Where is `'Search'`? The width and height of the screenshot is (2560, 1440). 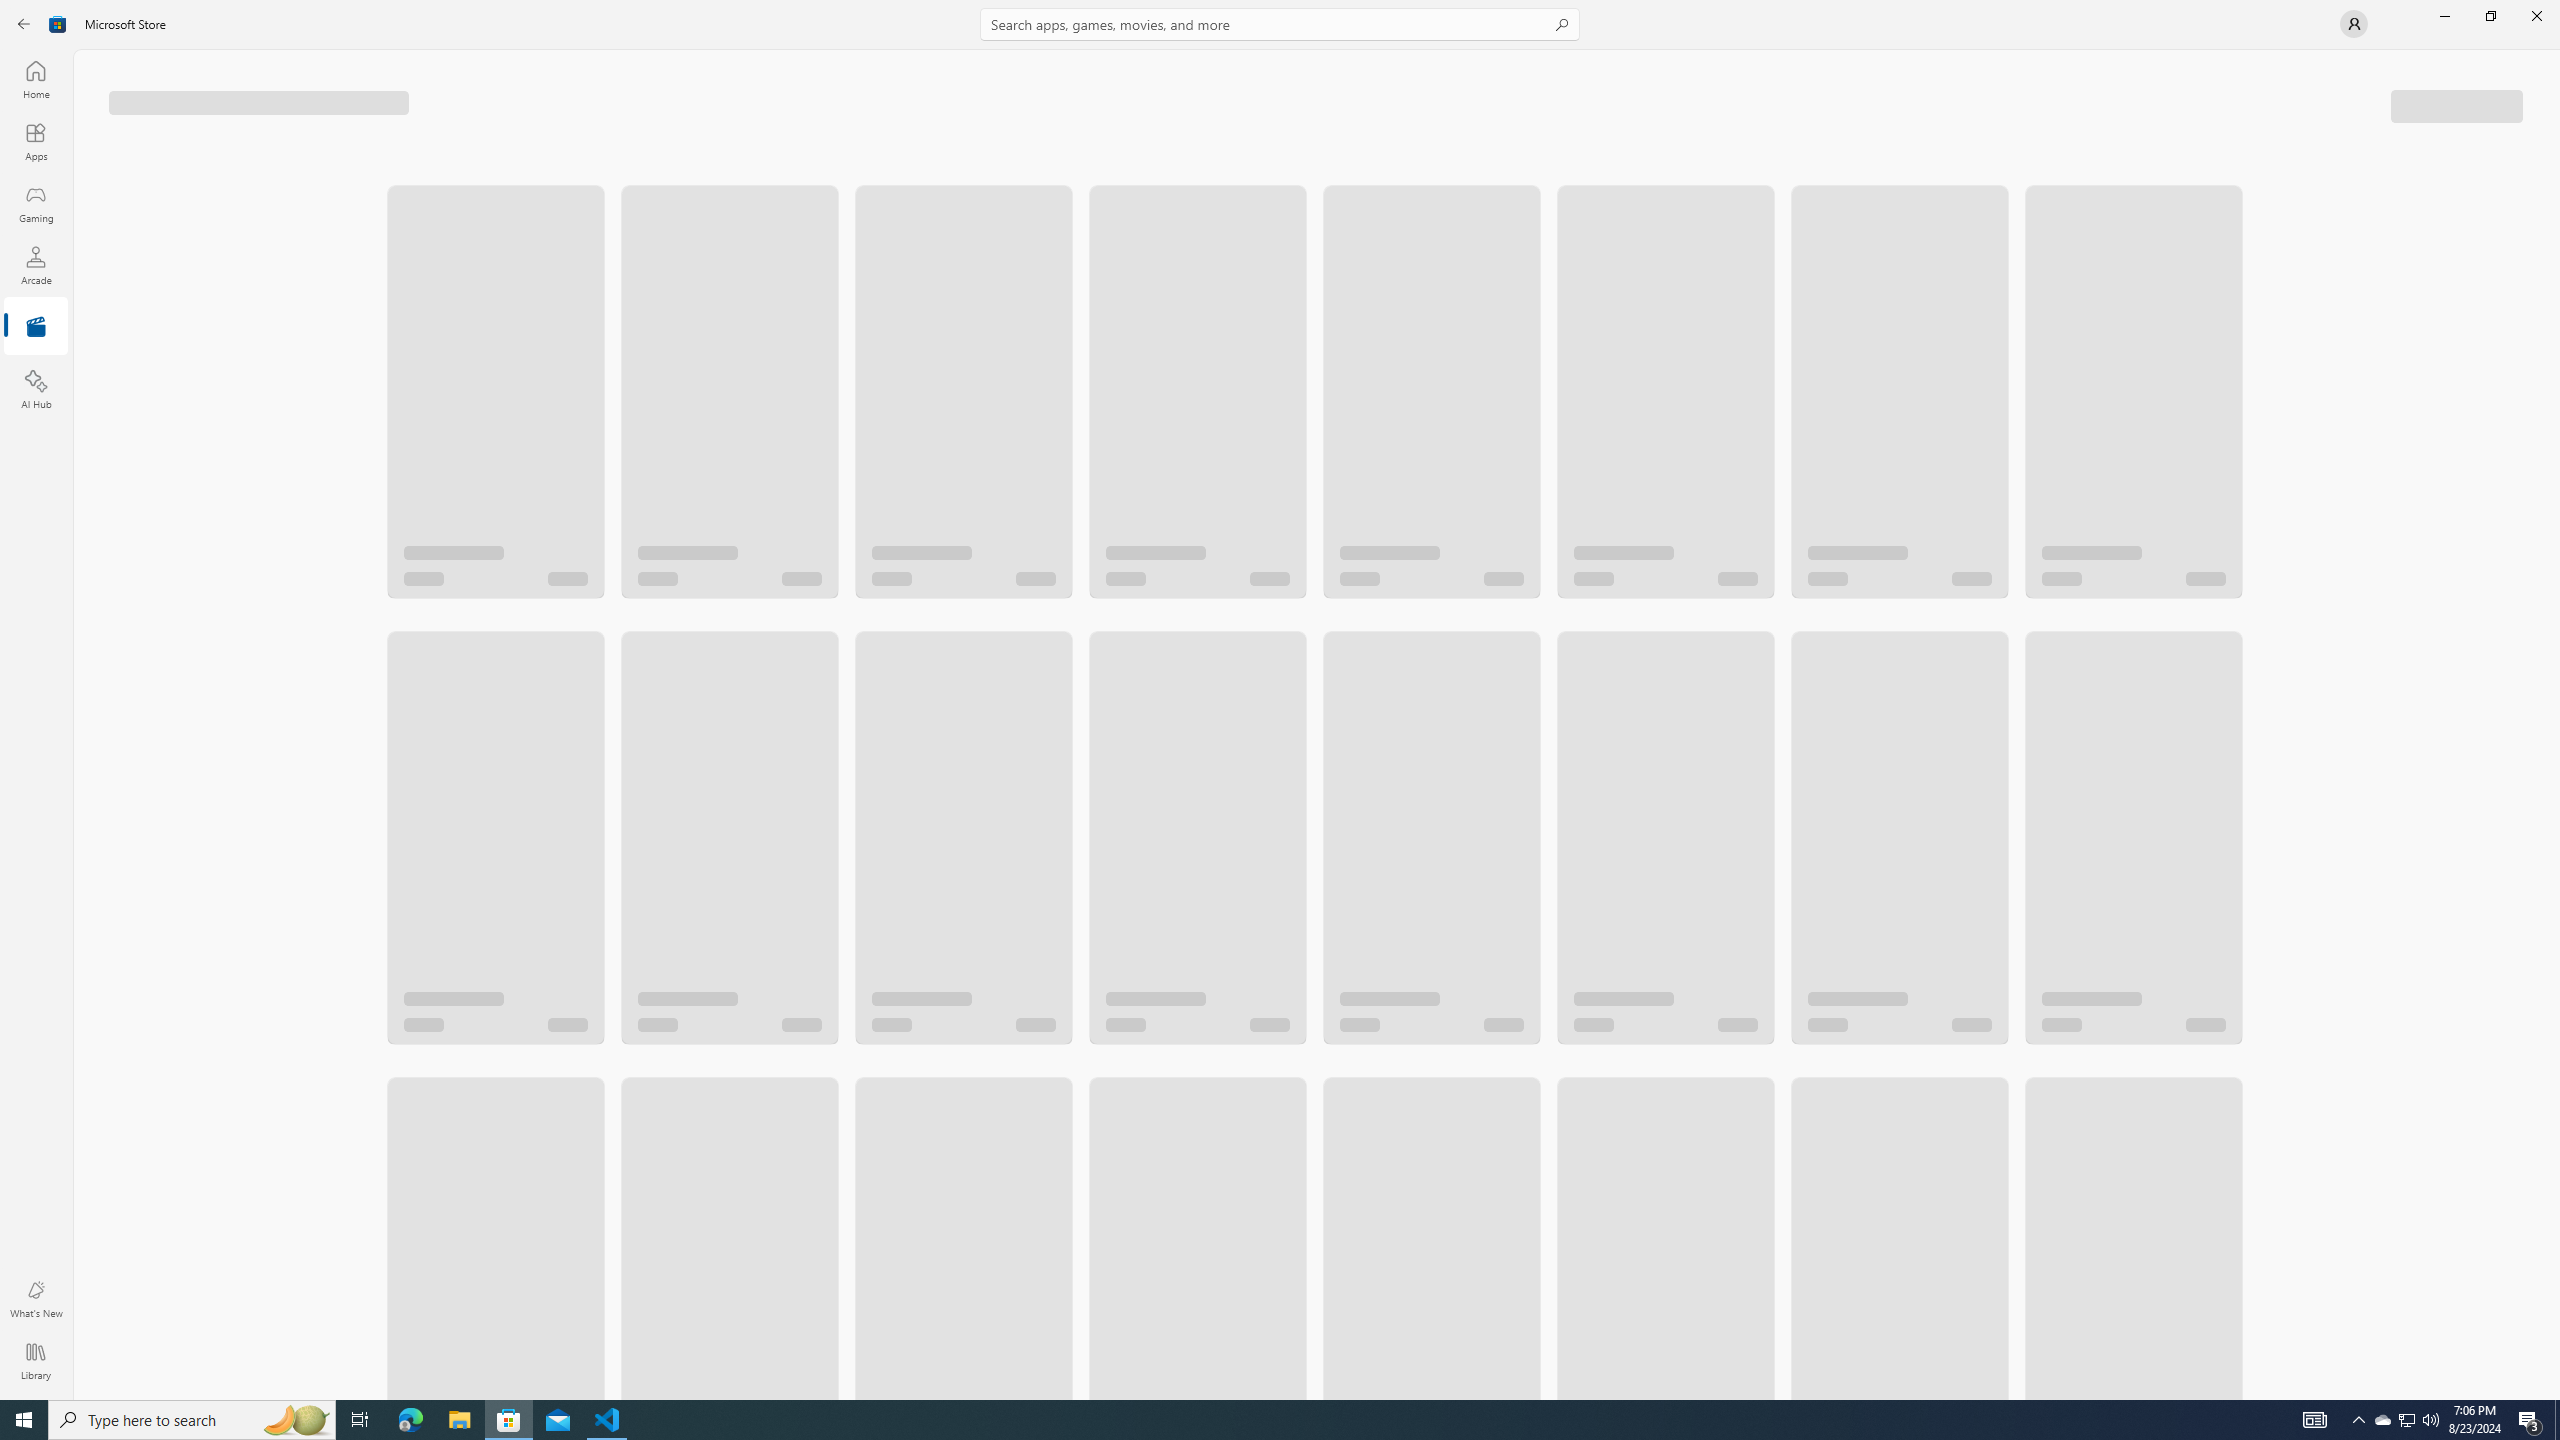 'Search' is located at coordinates (1280, 23).